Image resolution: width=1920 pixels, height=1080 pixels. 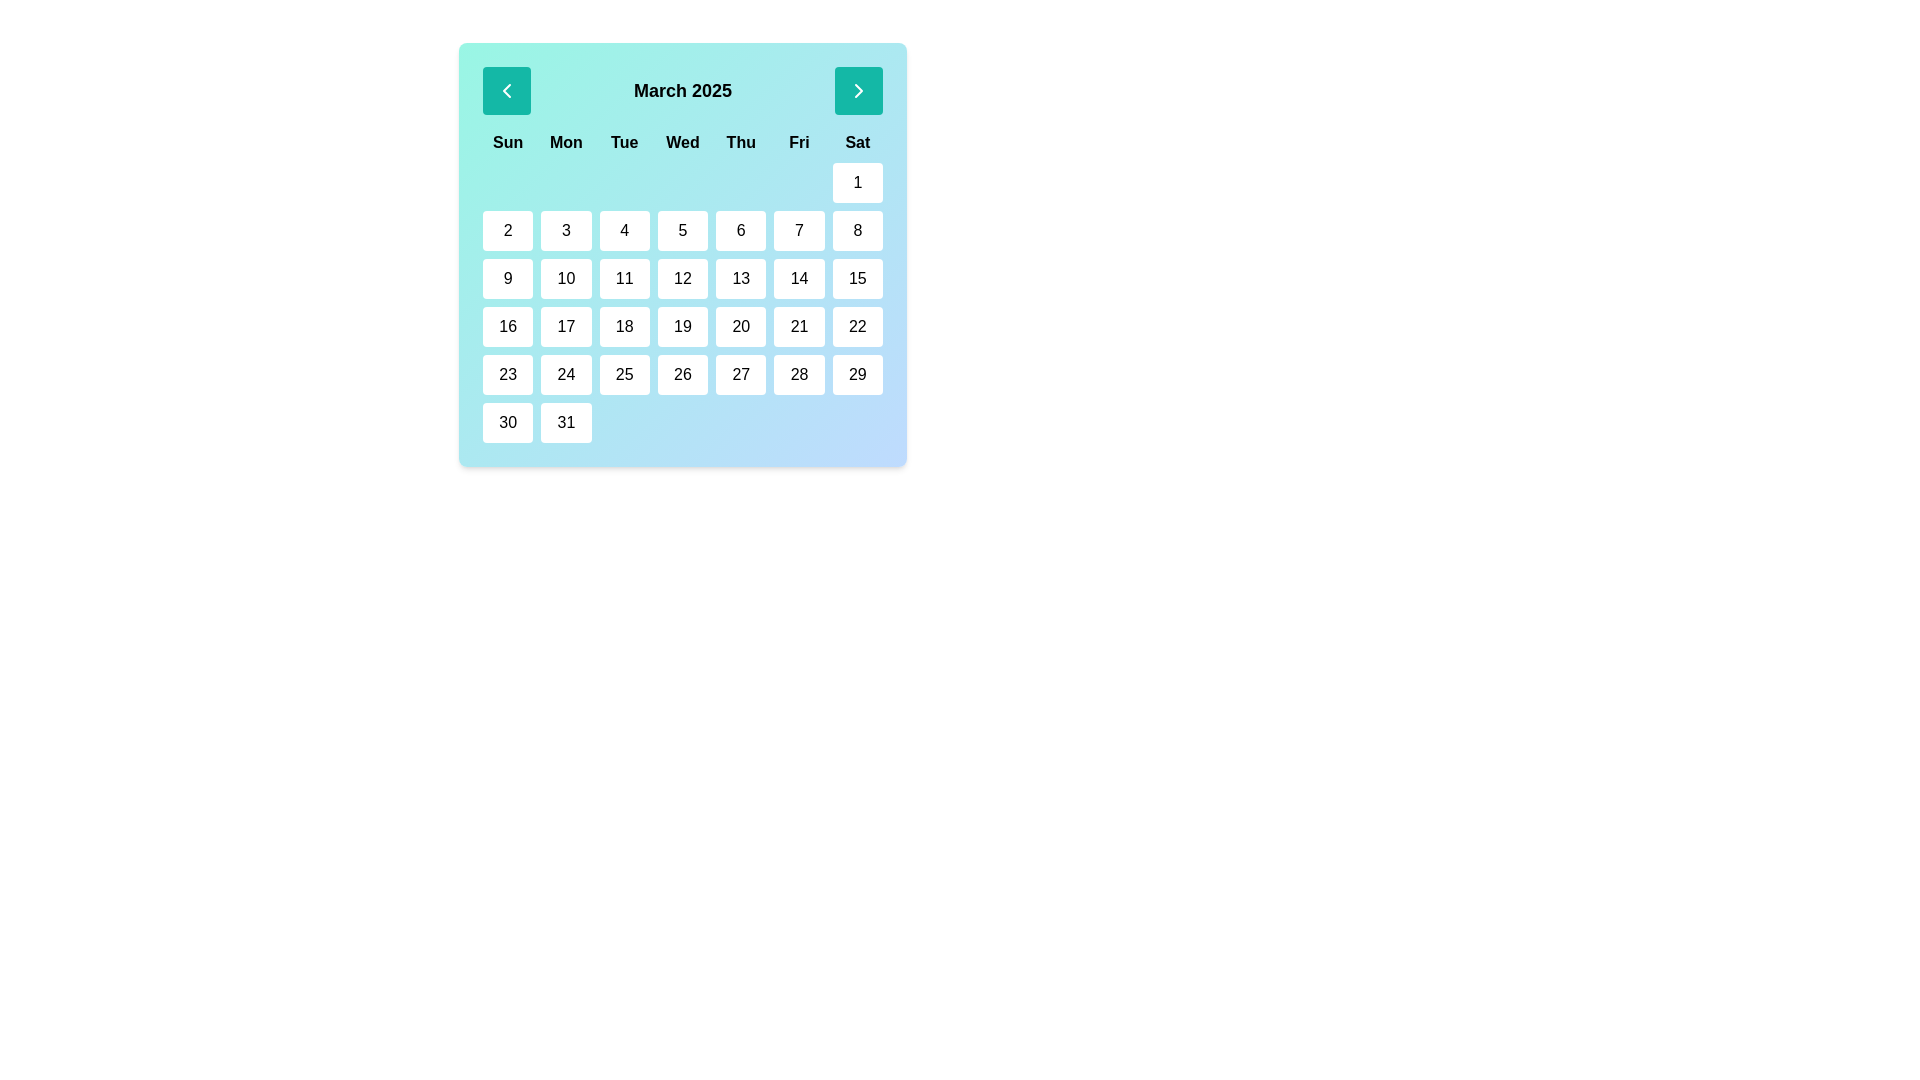 What do you see at coordinates (623, 278) in the screenshot?
I see `the day selector button for the 11th day of the month located in the fifth cell of the fourth row of the calendar interface under the 'Tue' header` at bounding box center [623, 278].